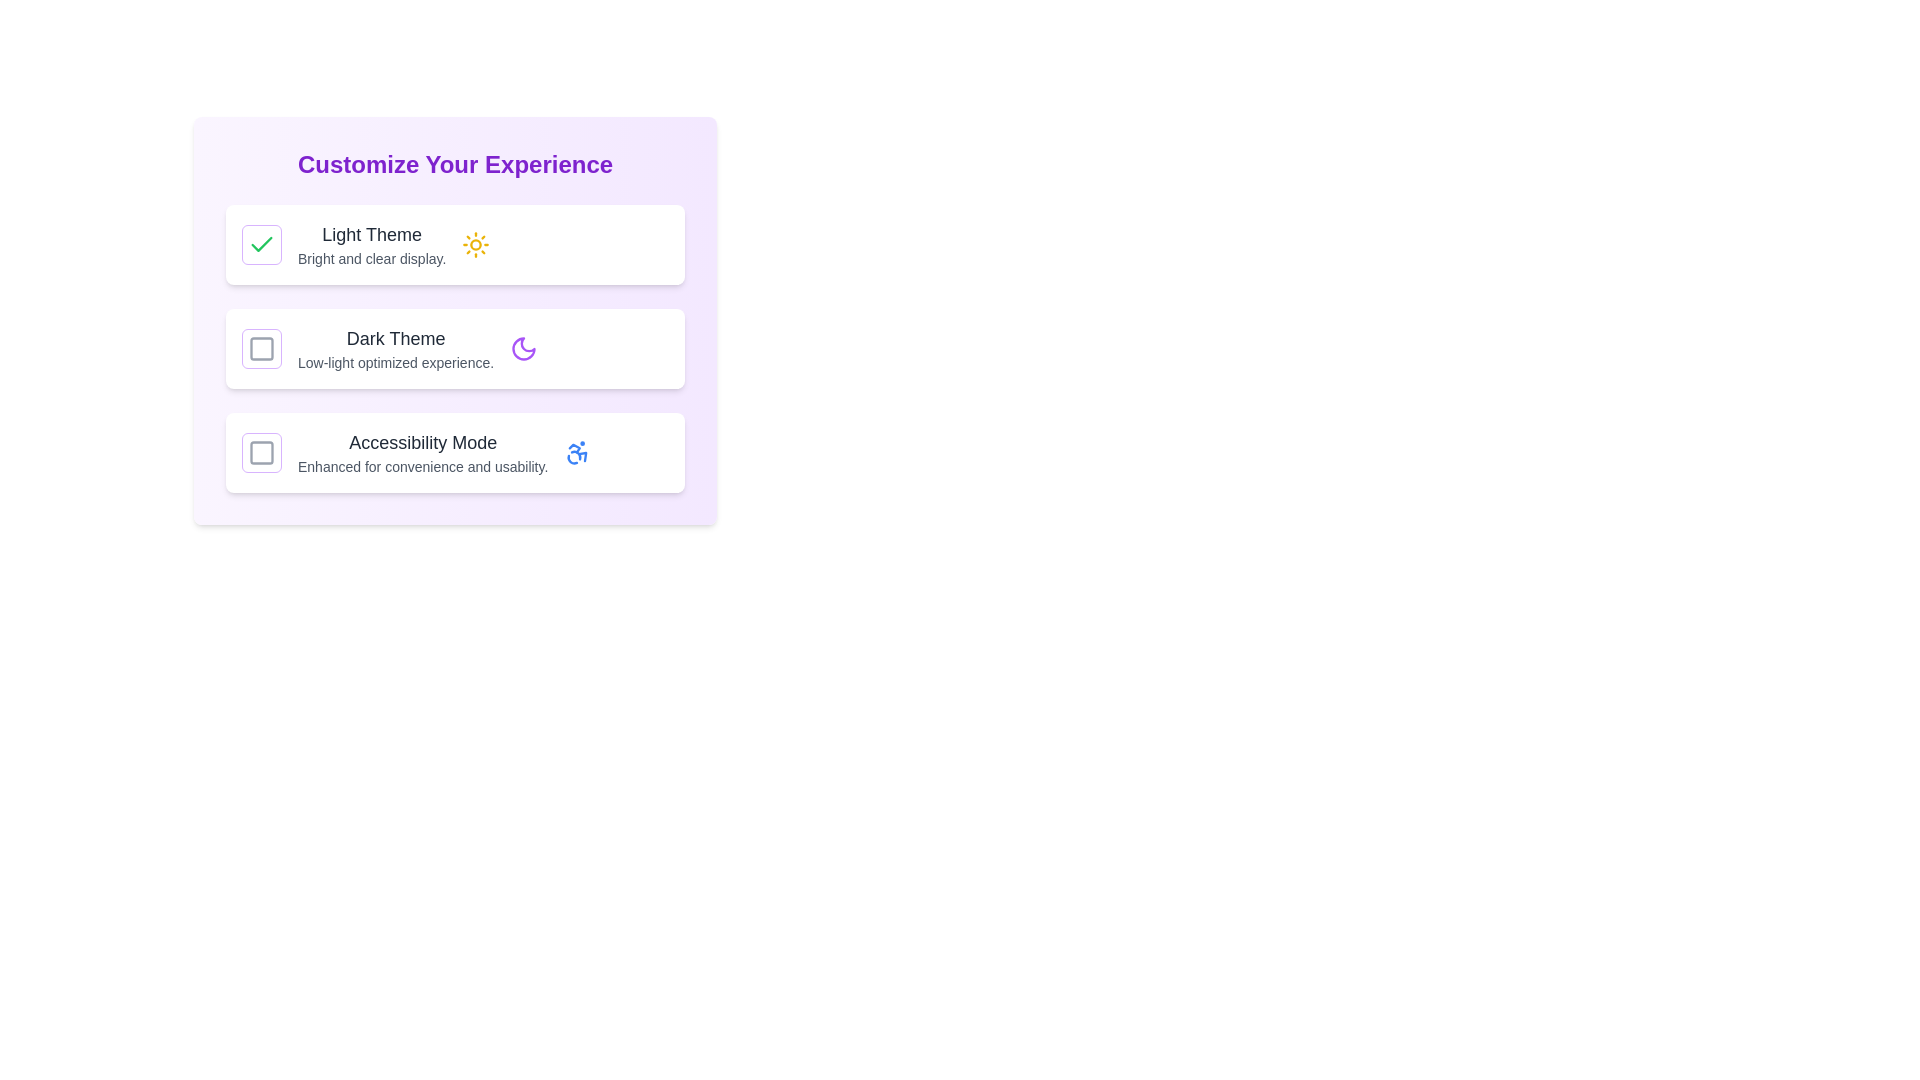 Image resolution: width=1920 pixels, height=1080 pixels. I want to click on the static descriptive text displaying 'Low-light optimized experience', which is located beneath the 'Dark Theme' title text in the 'Customize Your Experience' interface, so click(396, 362).